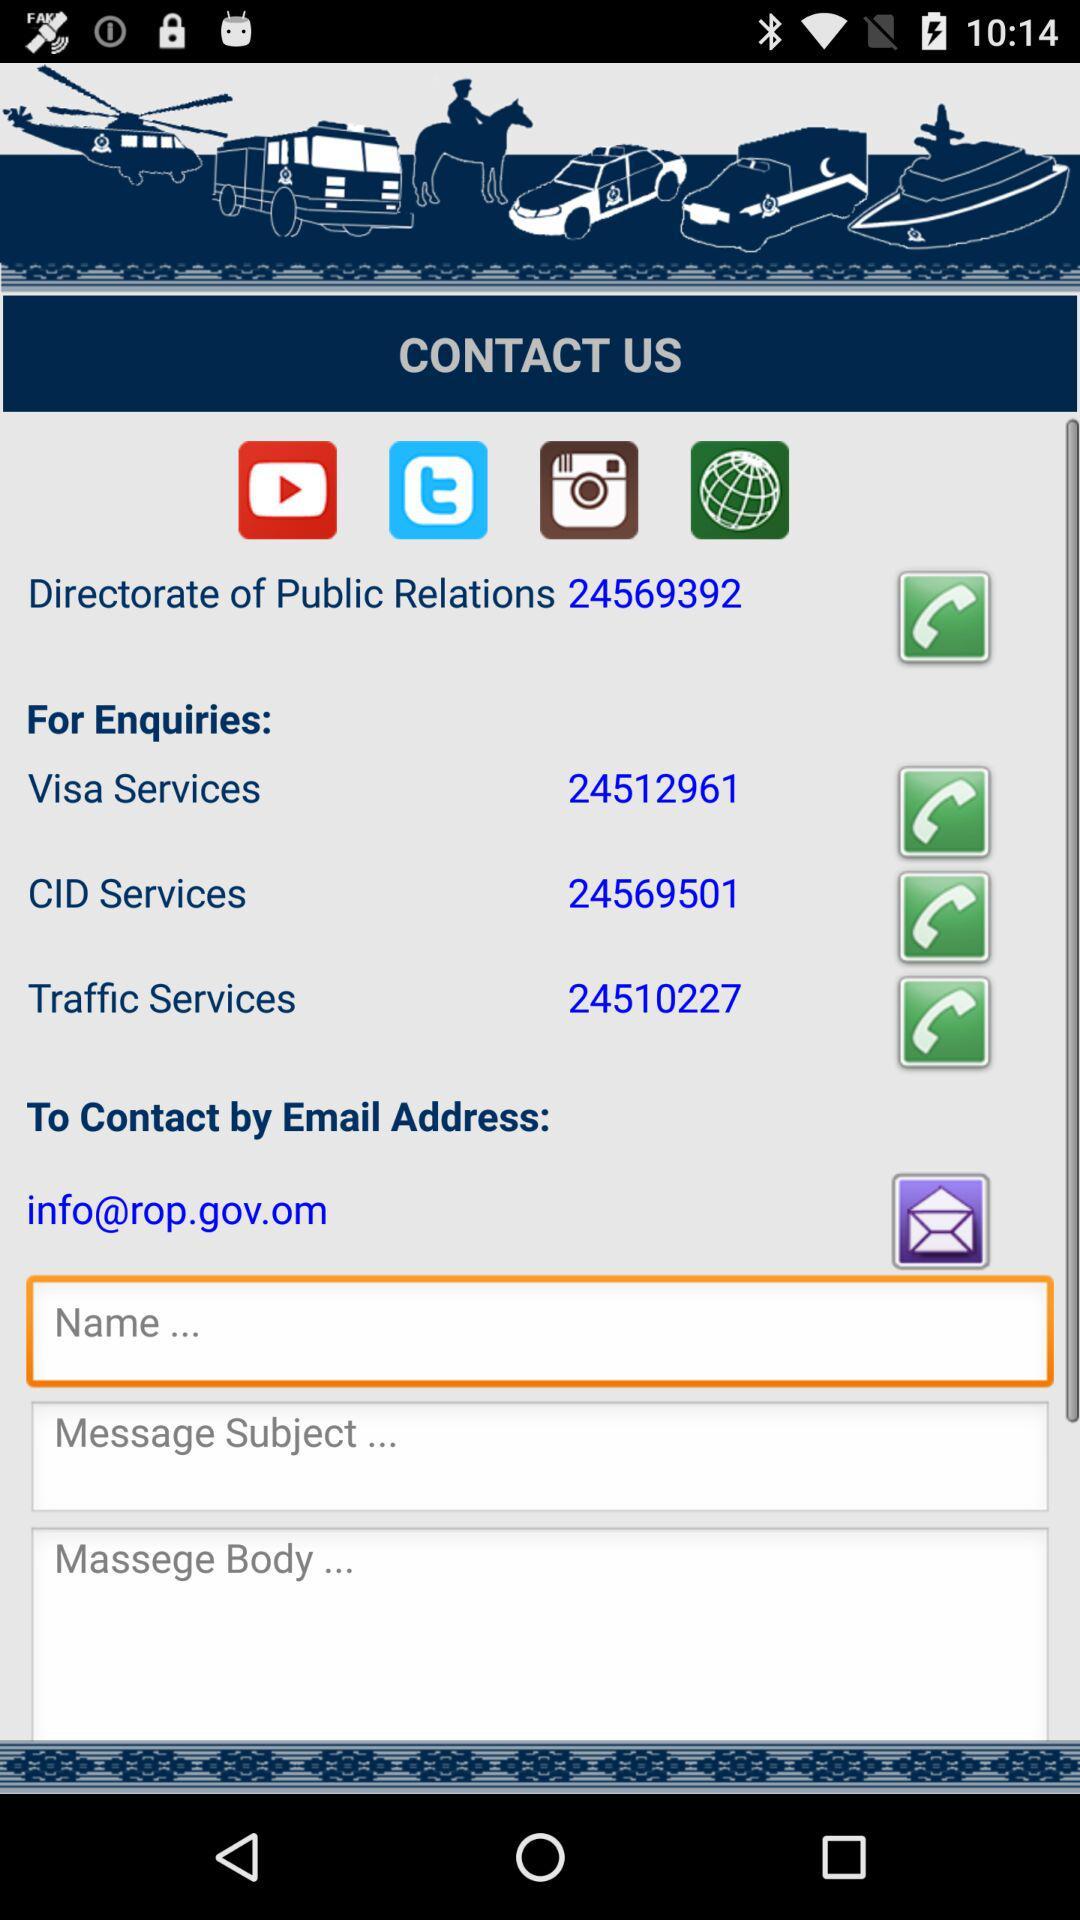 The height and width of the screenshot is (1920, 1080). I want to click on message subject, so click(540, 1462).